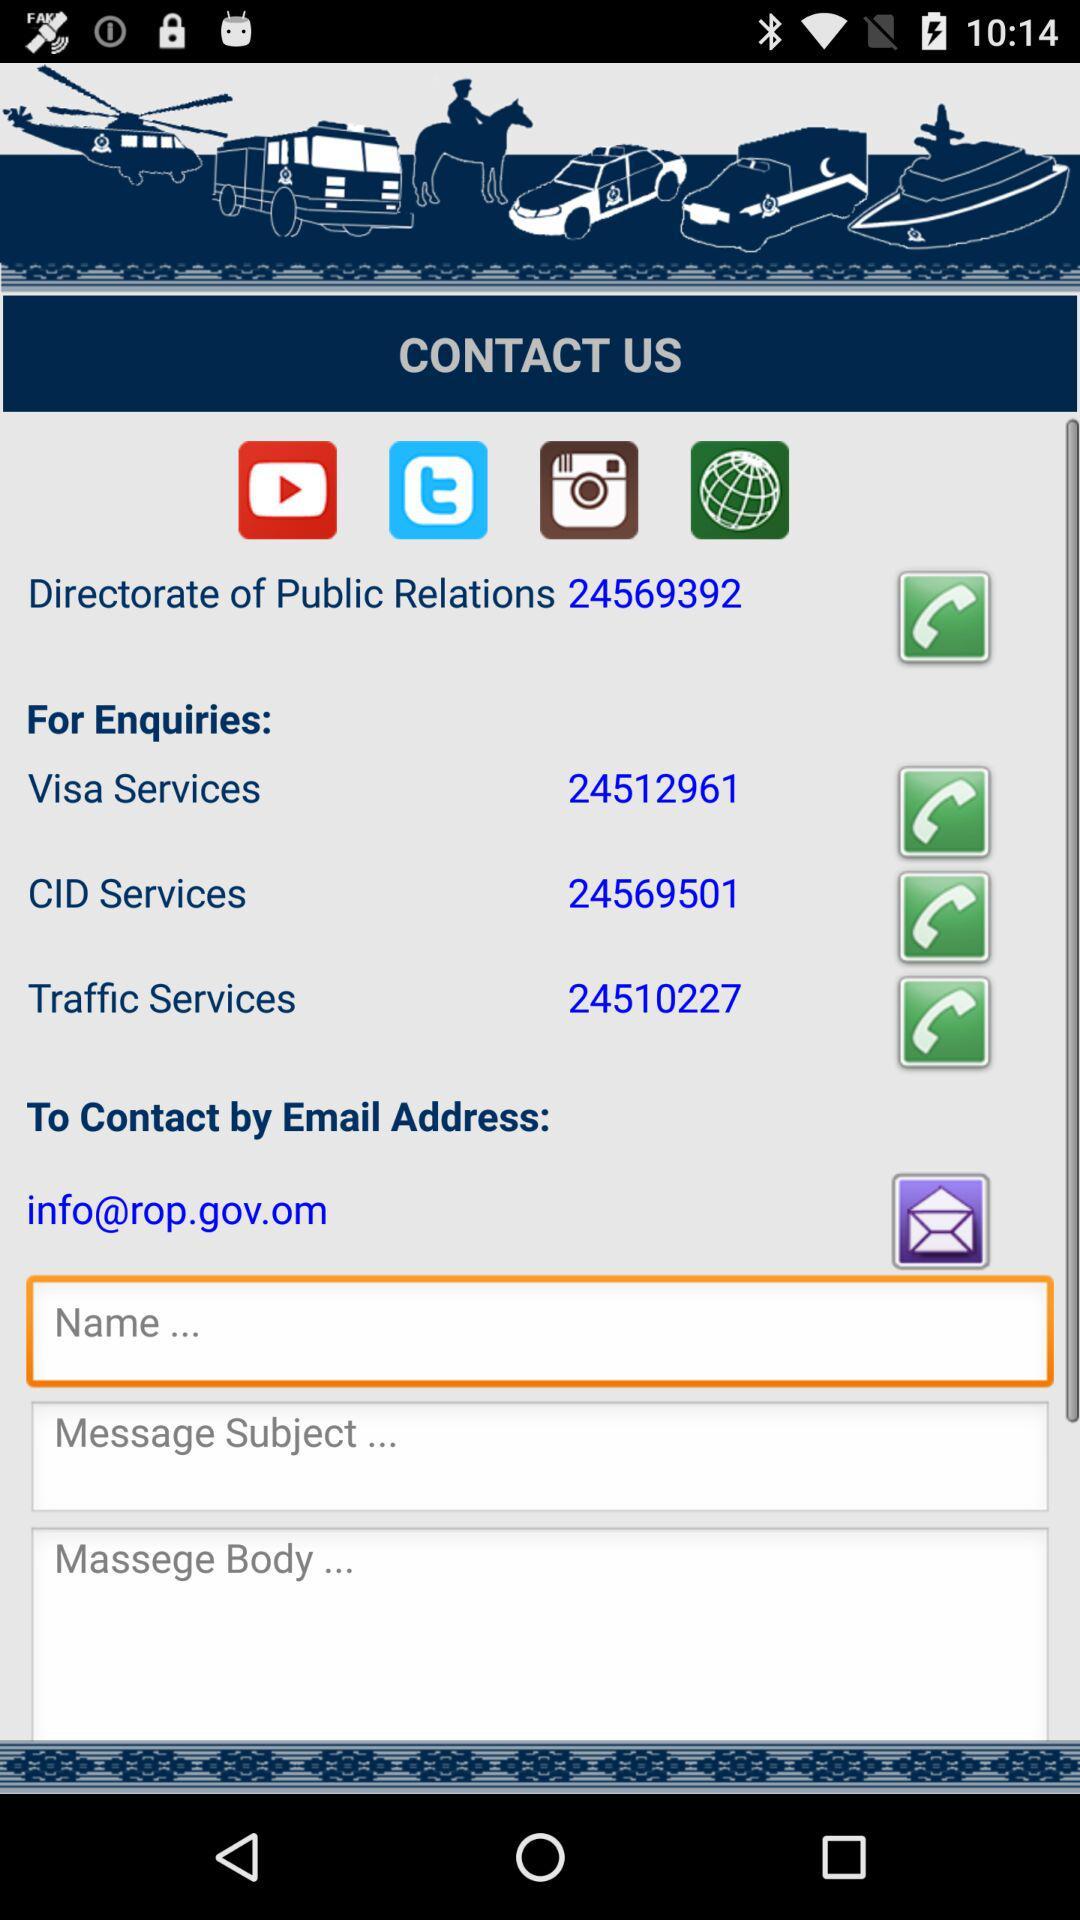 The height and width of the screenshot is (1920, 1080). I want to click on message subject, so click(540, 1462).